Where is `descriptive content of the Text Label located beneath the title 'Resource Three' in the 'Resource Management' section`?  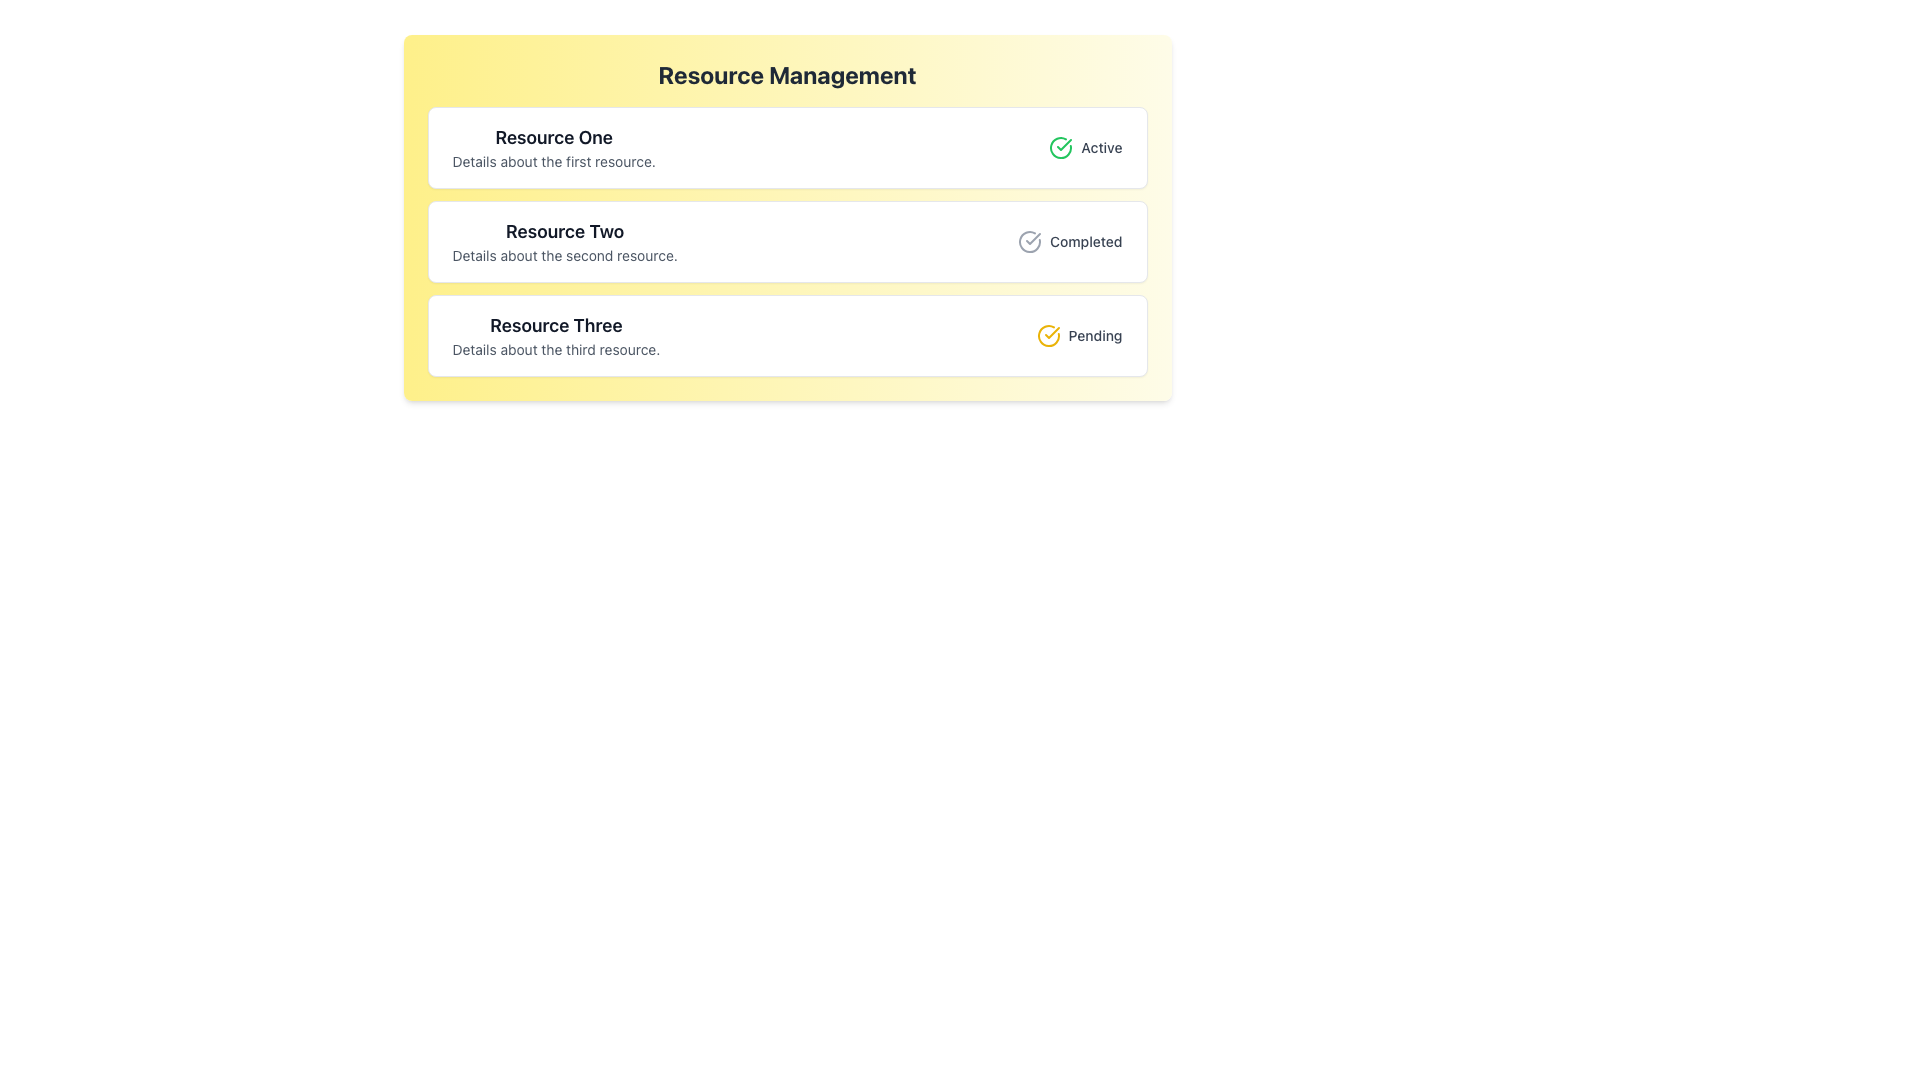
descriptive content of the Text Label located beneath the title 'Resource Three' in the 'Resource Management' section is located at coordinates (556, 349).